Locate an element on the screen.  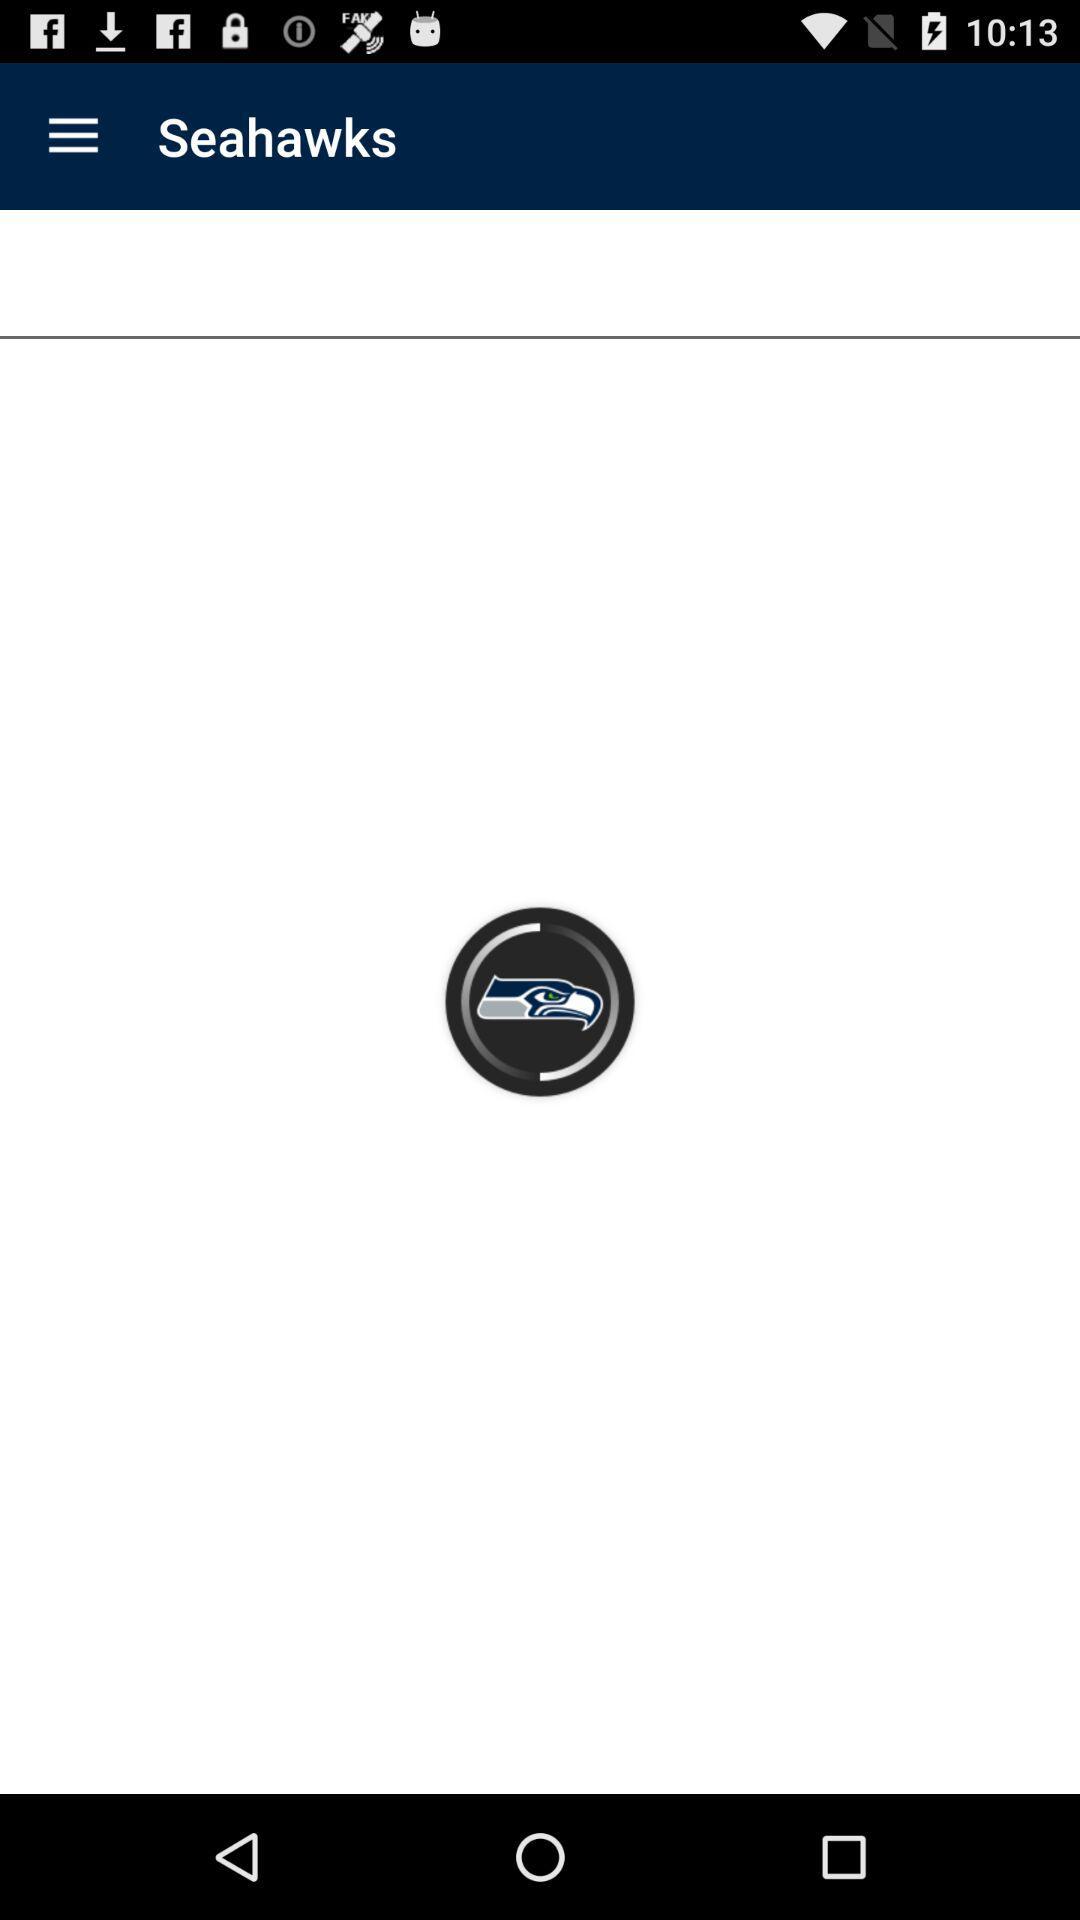
the icon to the left of the seahawks is located at coordinates (72, 135).